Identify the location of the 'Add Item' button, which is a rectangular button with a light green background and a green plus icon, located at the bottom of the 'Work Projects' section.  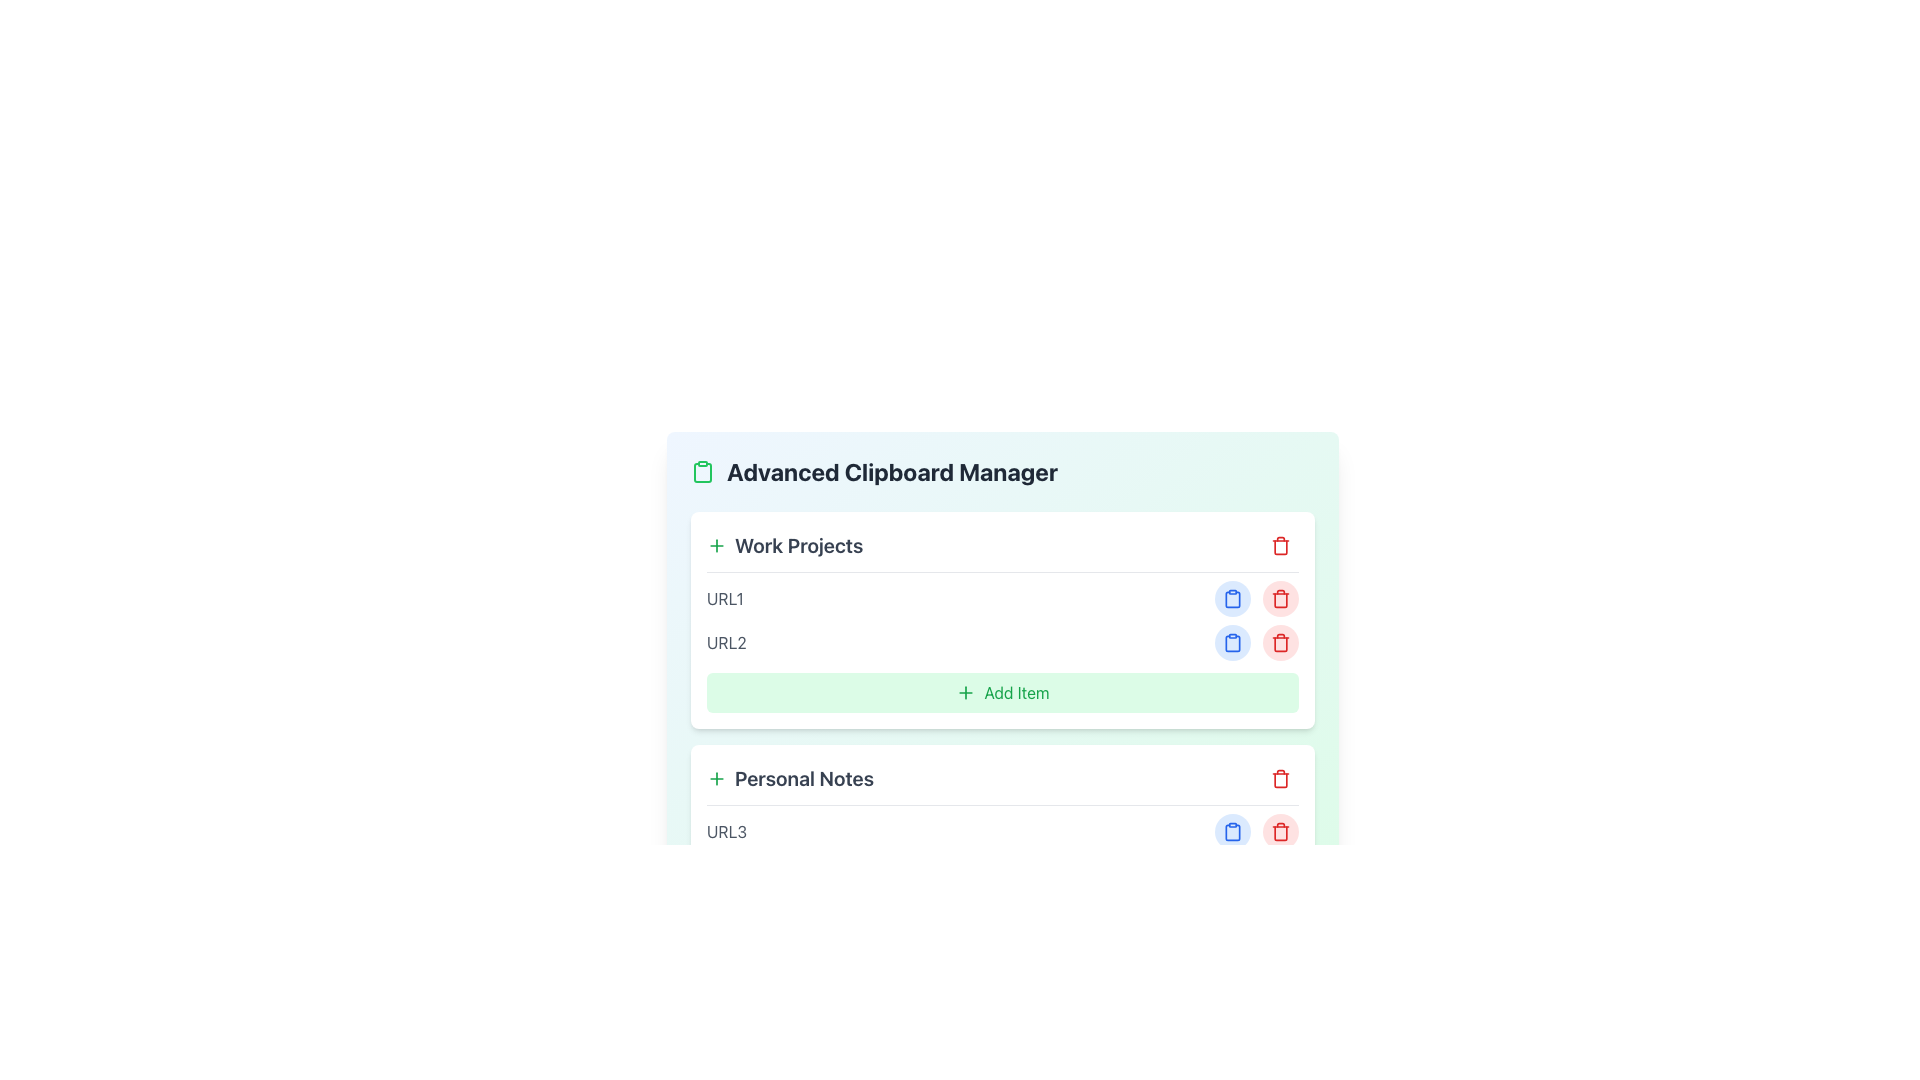
(1003, 692).